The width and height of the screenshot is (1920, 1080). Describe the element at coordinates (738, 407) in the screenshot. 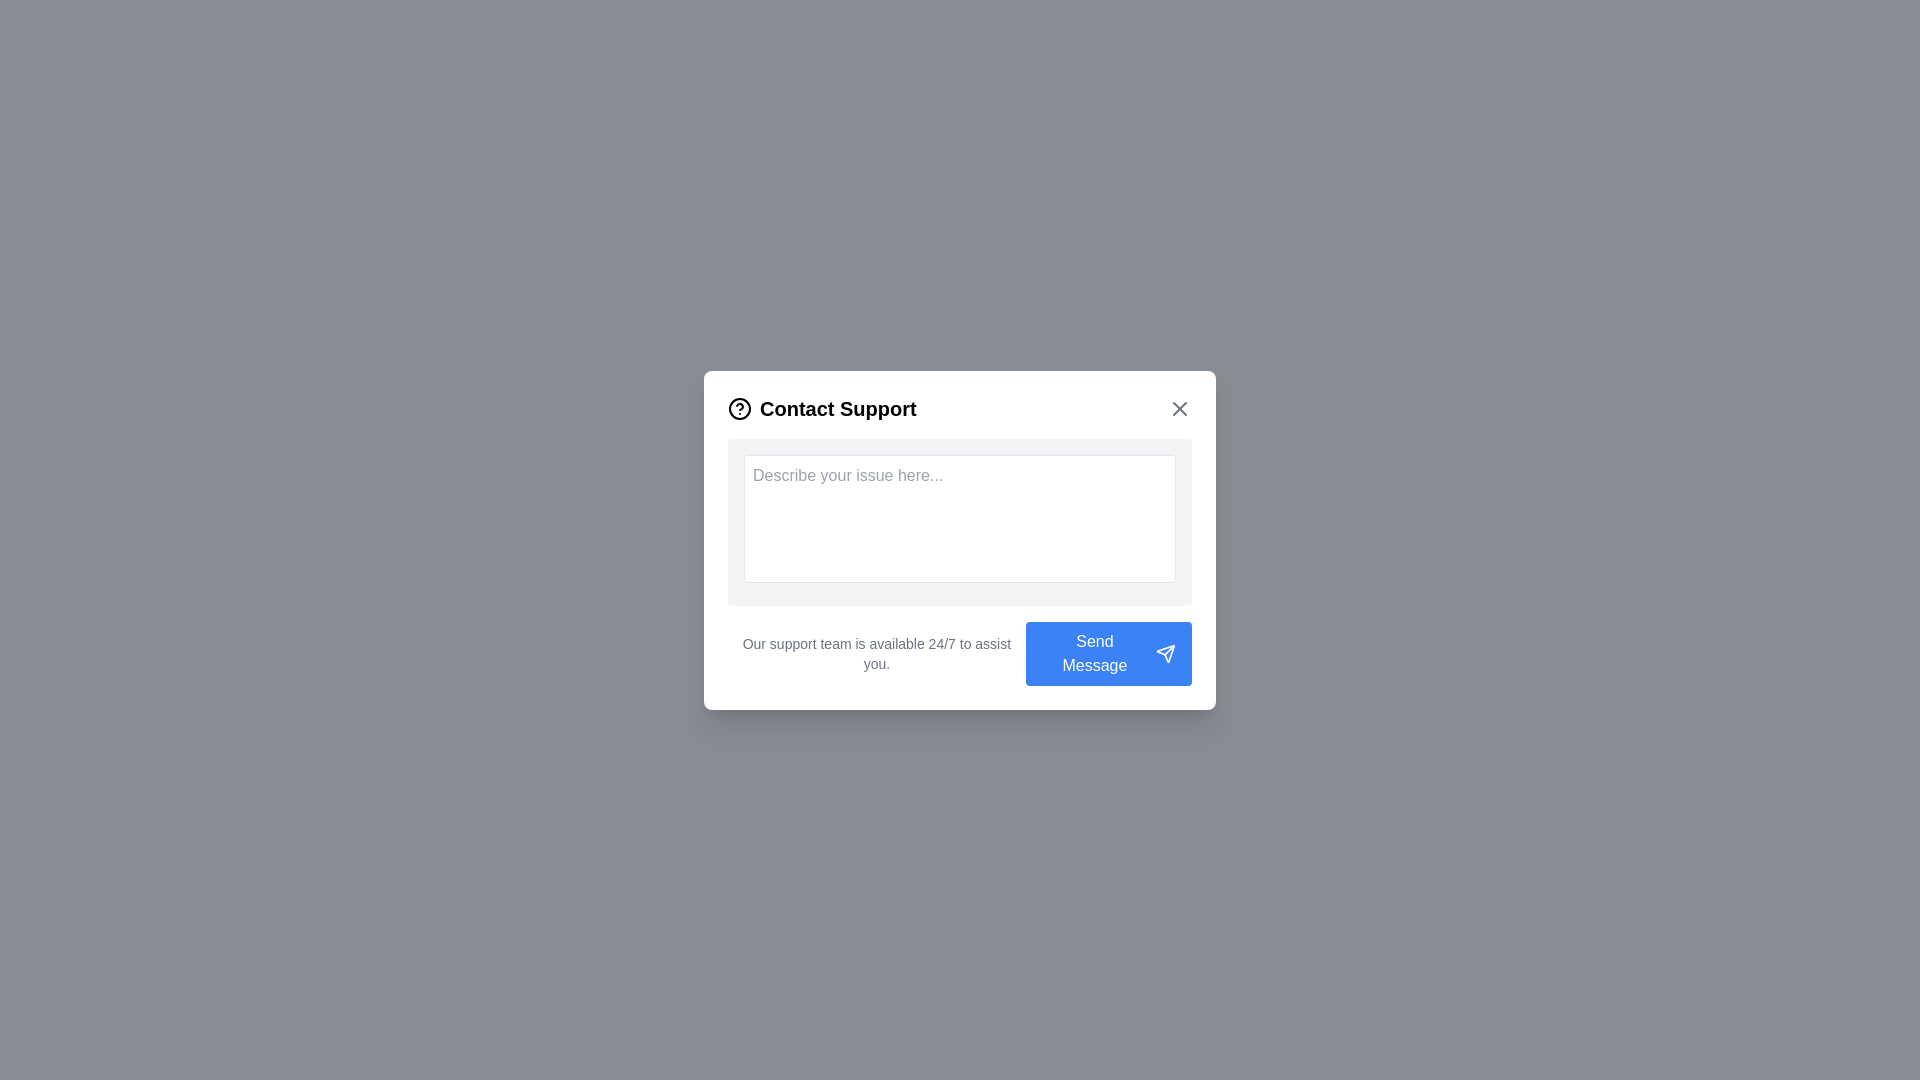

I see `the help icon located to the left of the 'Contact Support' header text in the upper center of the modal dialog box` at that location.